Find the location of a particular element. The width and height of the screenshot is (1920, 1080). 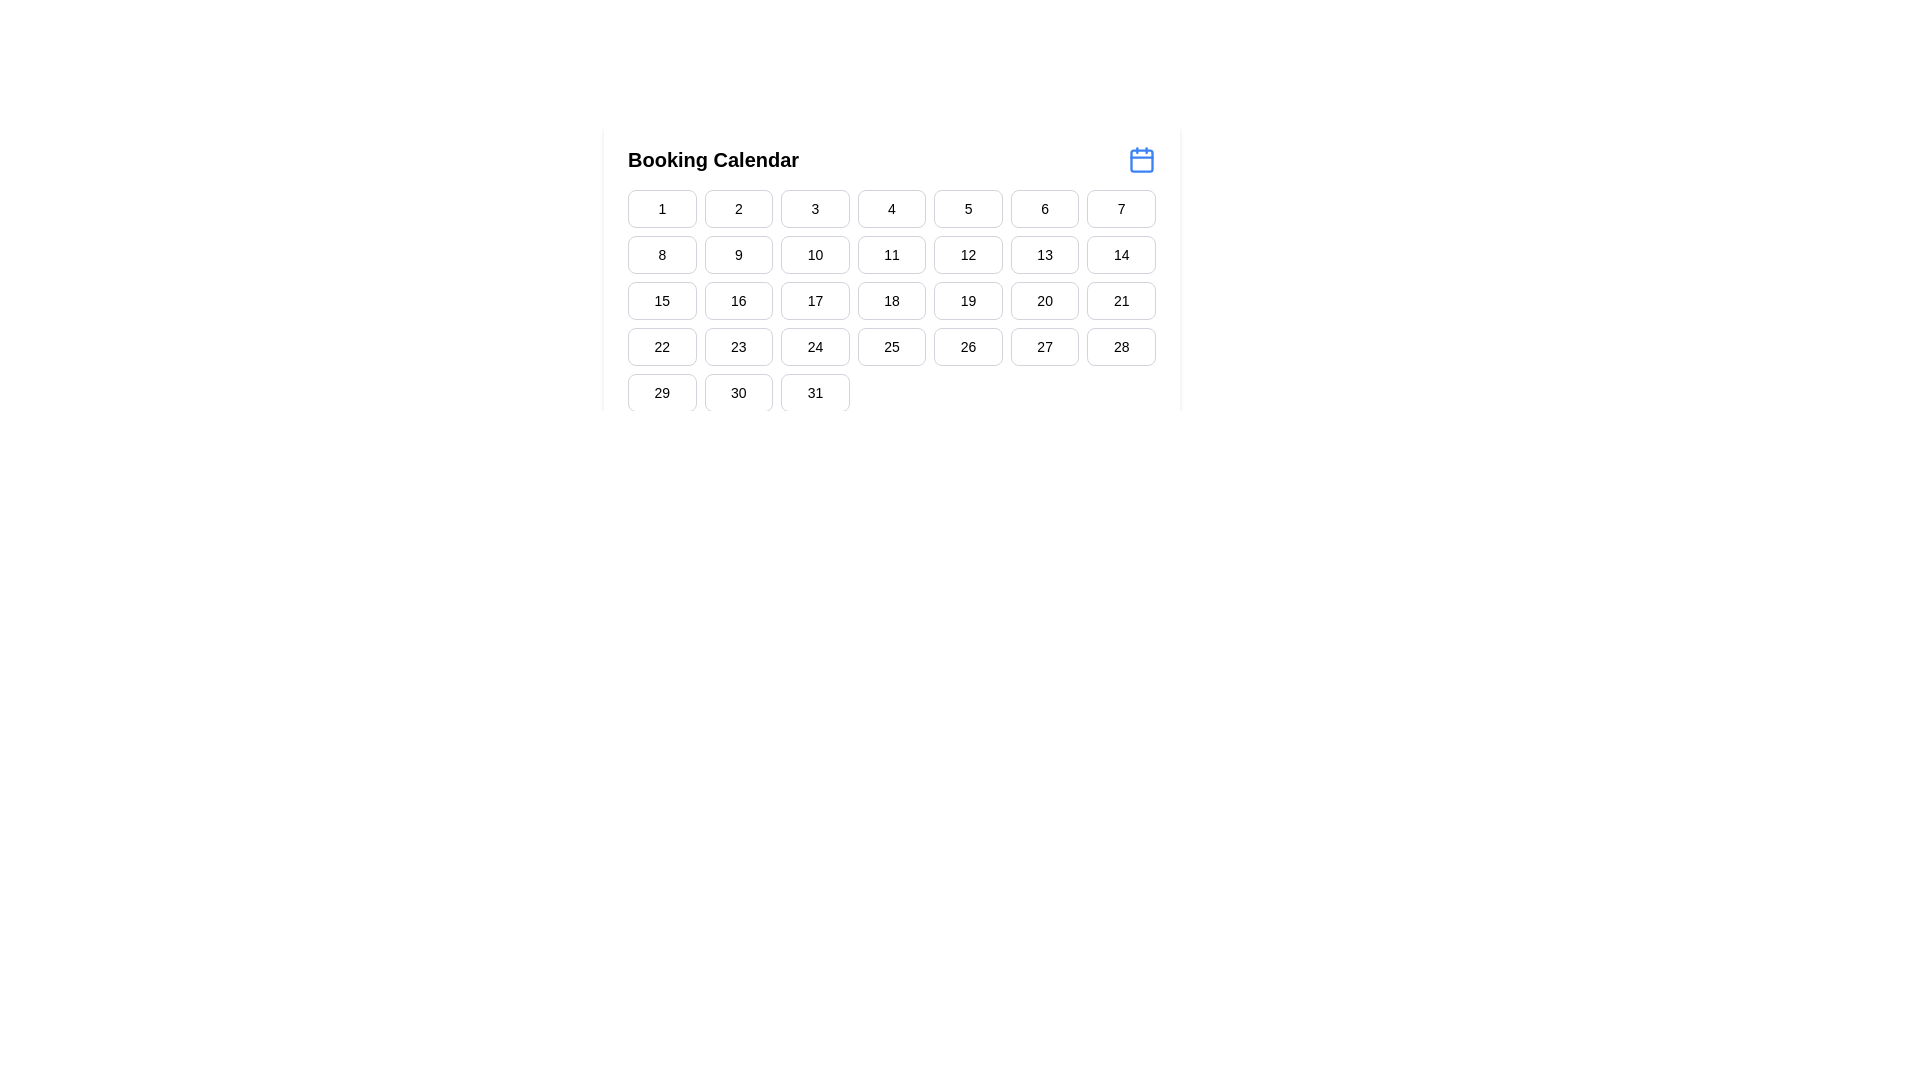

the button representing the date '17' is located at coordinates (815, 300).